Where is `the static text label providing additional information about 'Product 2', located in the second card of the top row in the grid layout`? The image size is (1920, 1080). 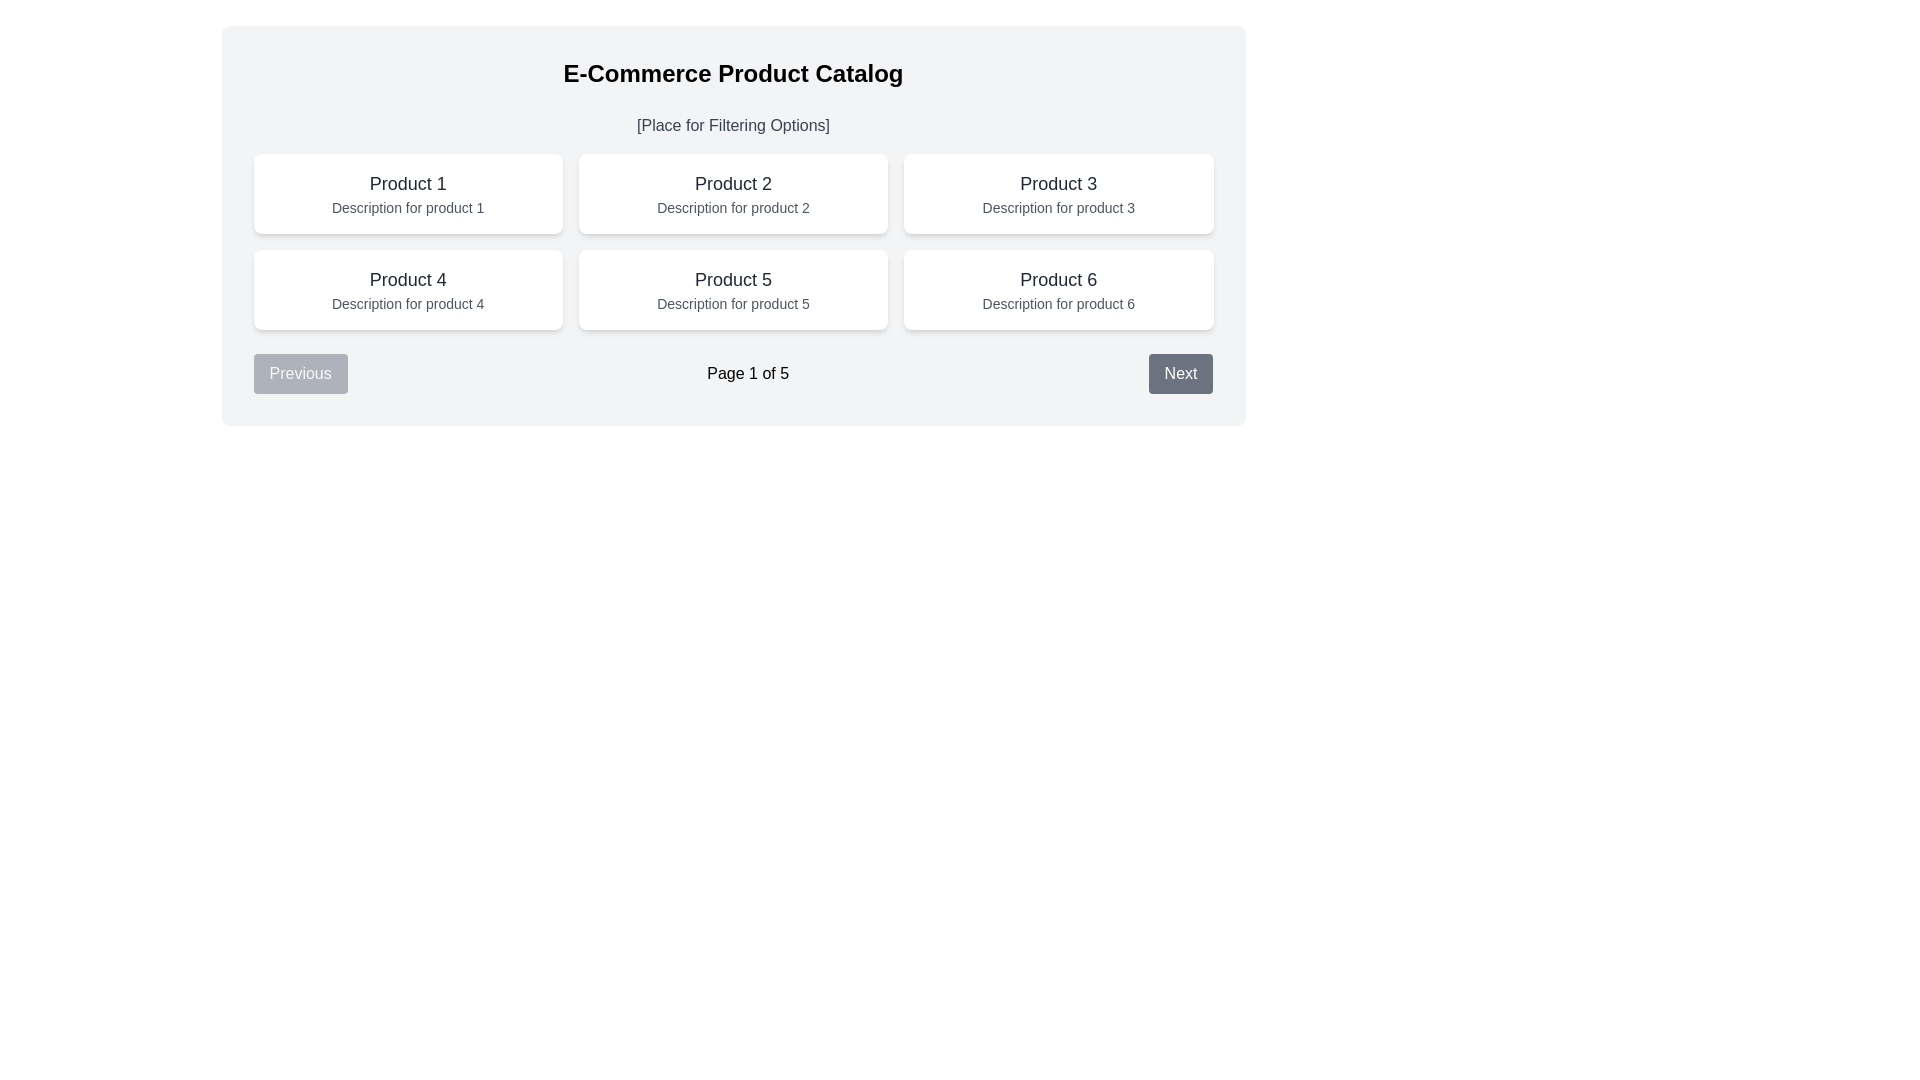 the static text label providing additional information about 'Product 2', located in the second card of the top row in the grid layout is located at coordinates (732, 208).